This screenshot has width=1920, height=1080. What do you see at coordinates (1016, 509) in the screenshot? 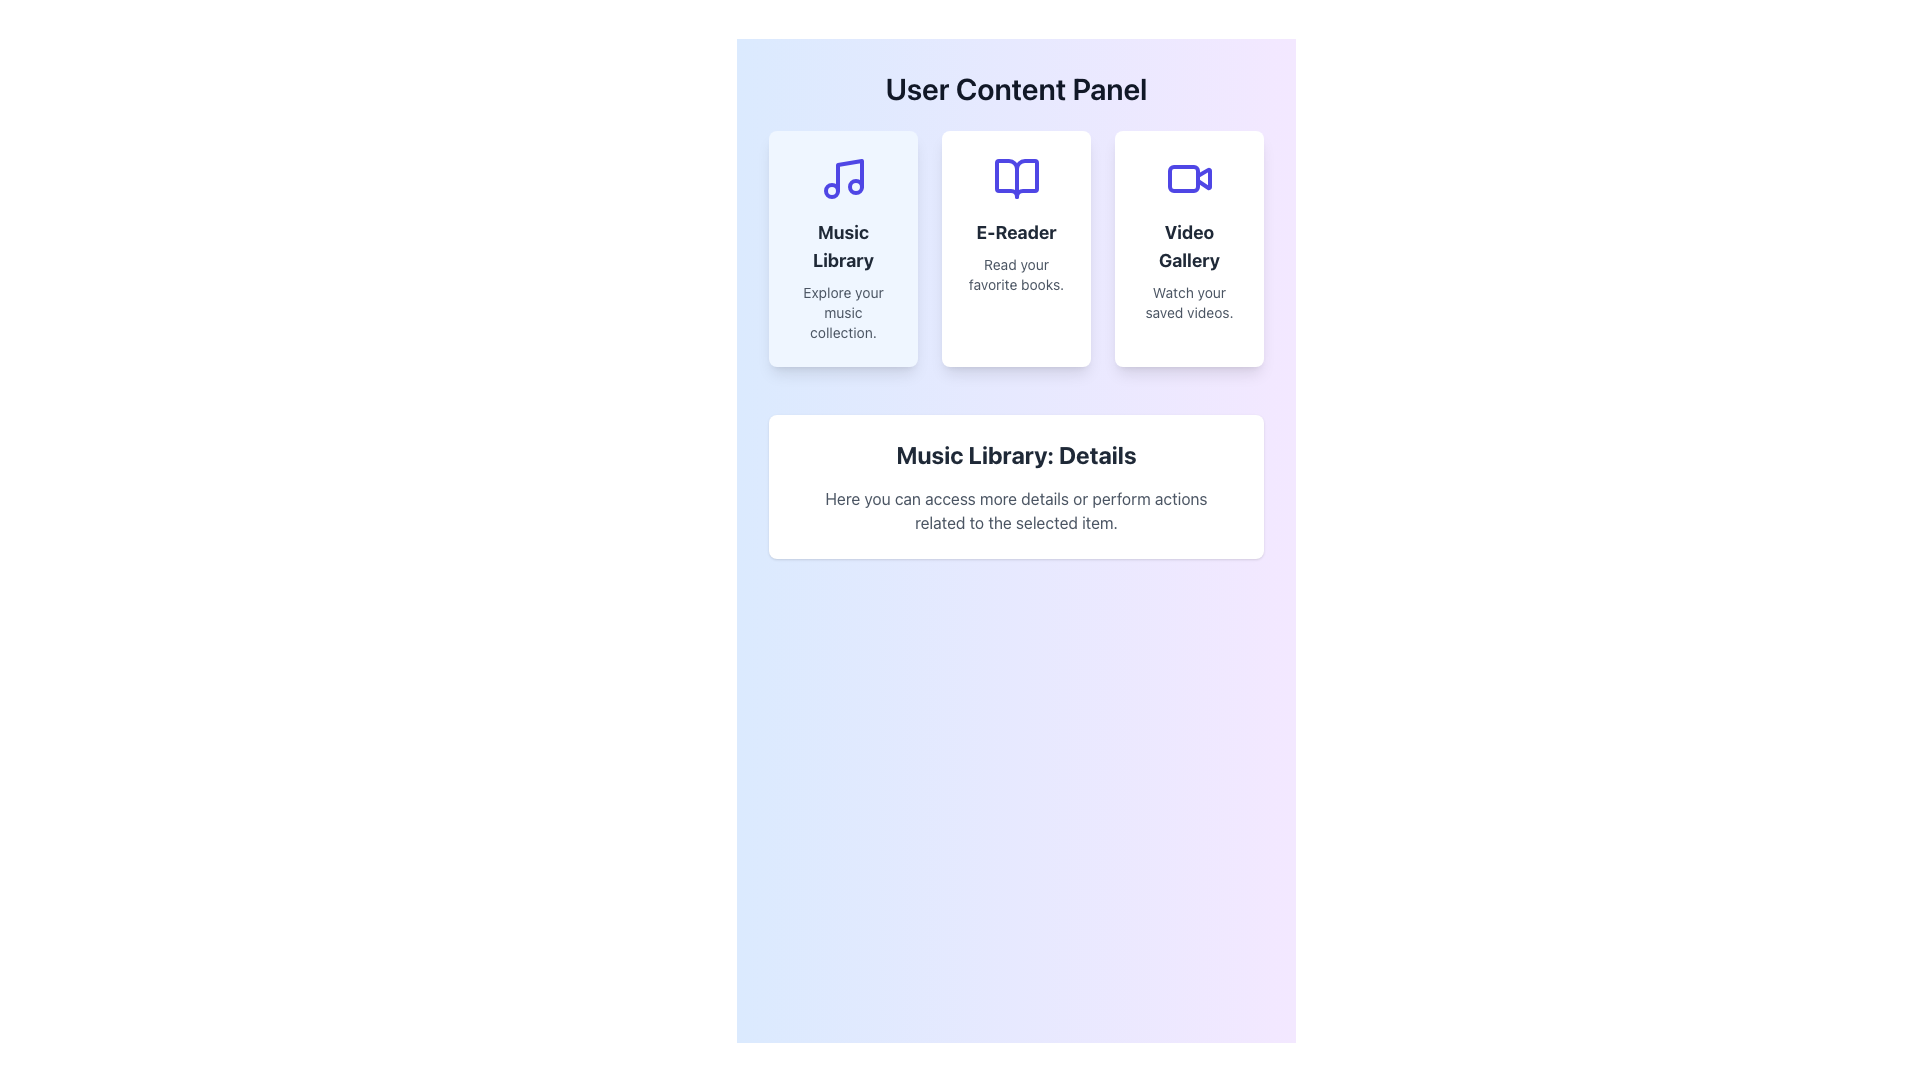
I see `the text block styled in gray that reads 'Here you can access more details or perform actions related to the selected item.' located inside the 'Music Library: Details' card` at bounding box center [1016, 509].